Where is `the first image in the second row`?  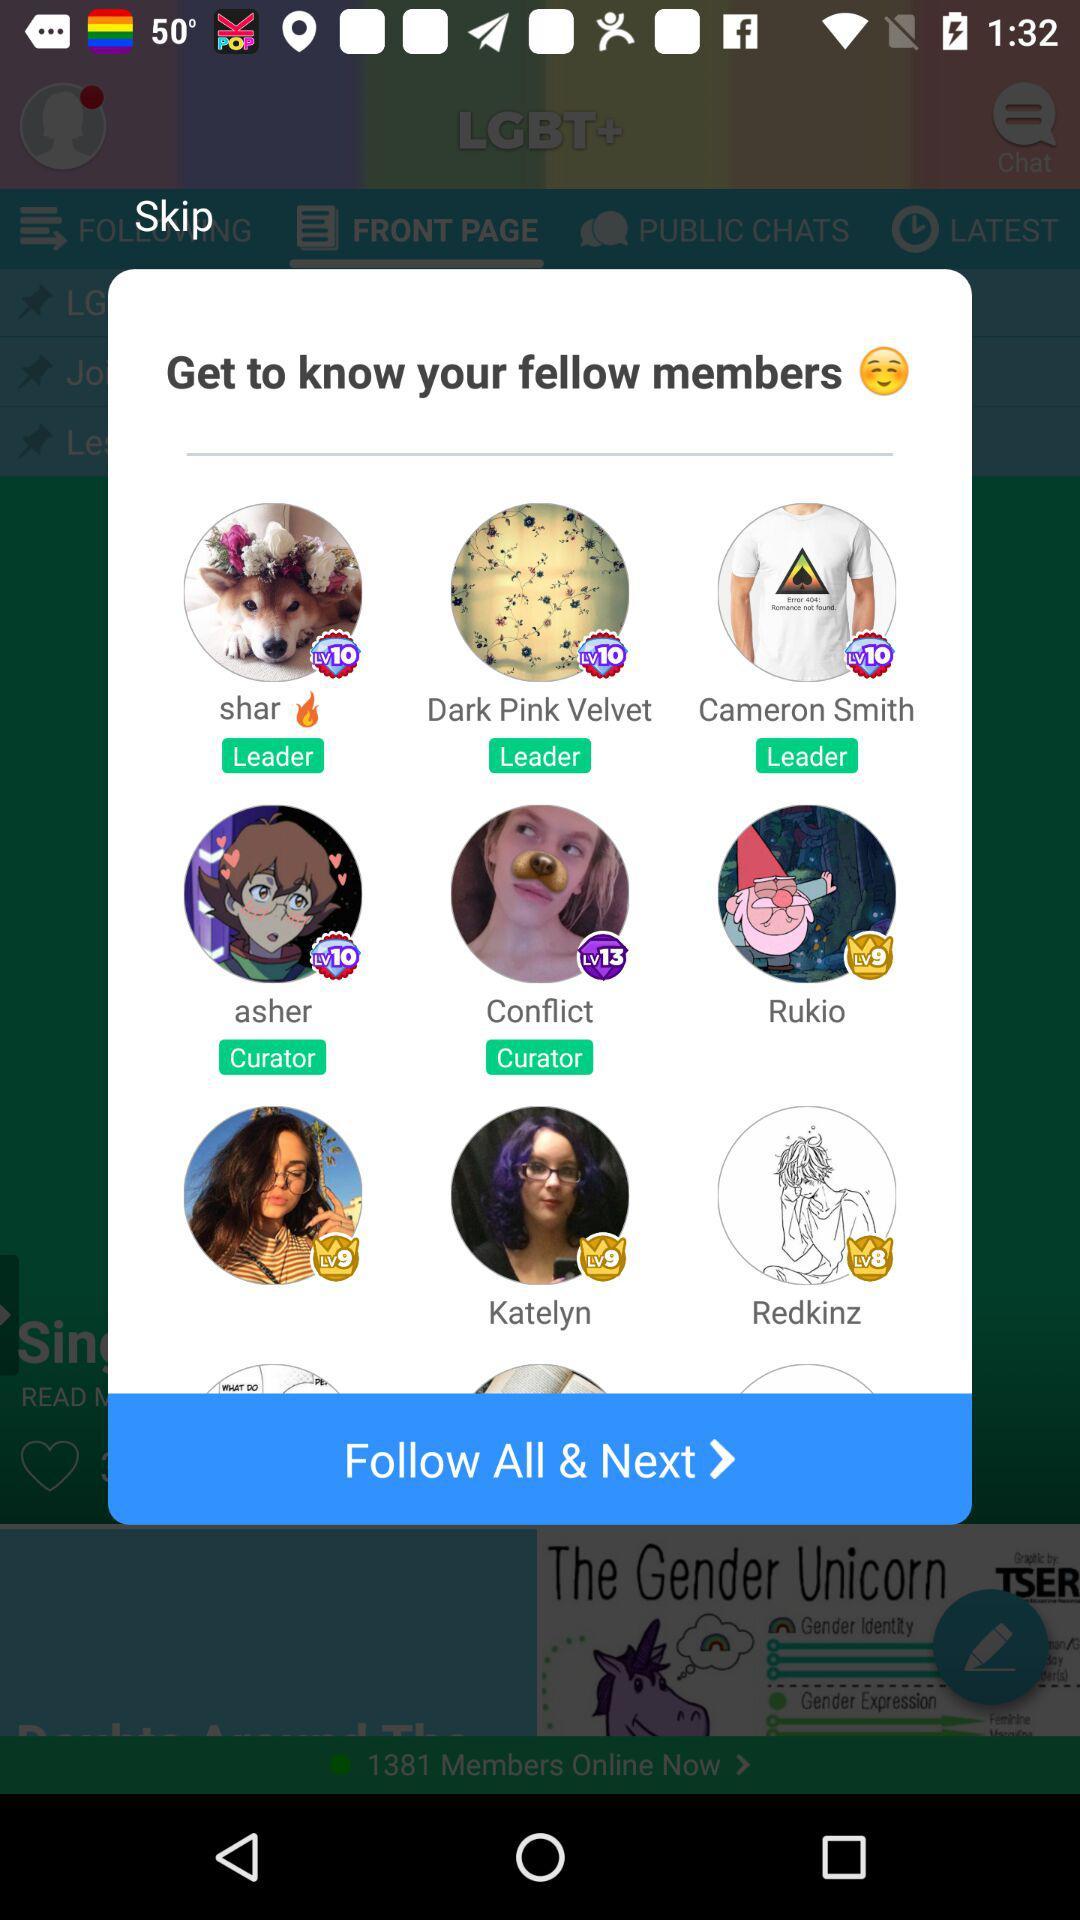
the first image in the second row is located at coordinates (273, 892).